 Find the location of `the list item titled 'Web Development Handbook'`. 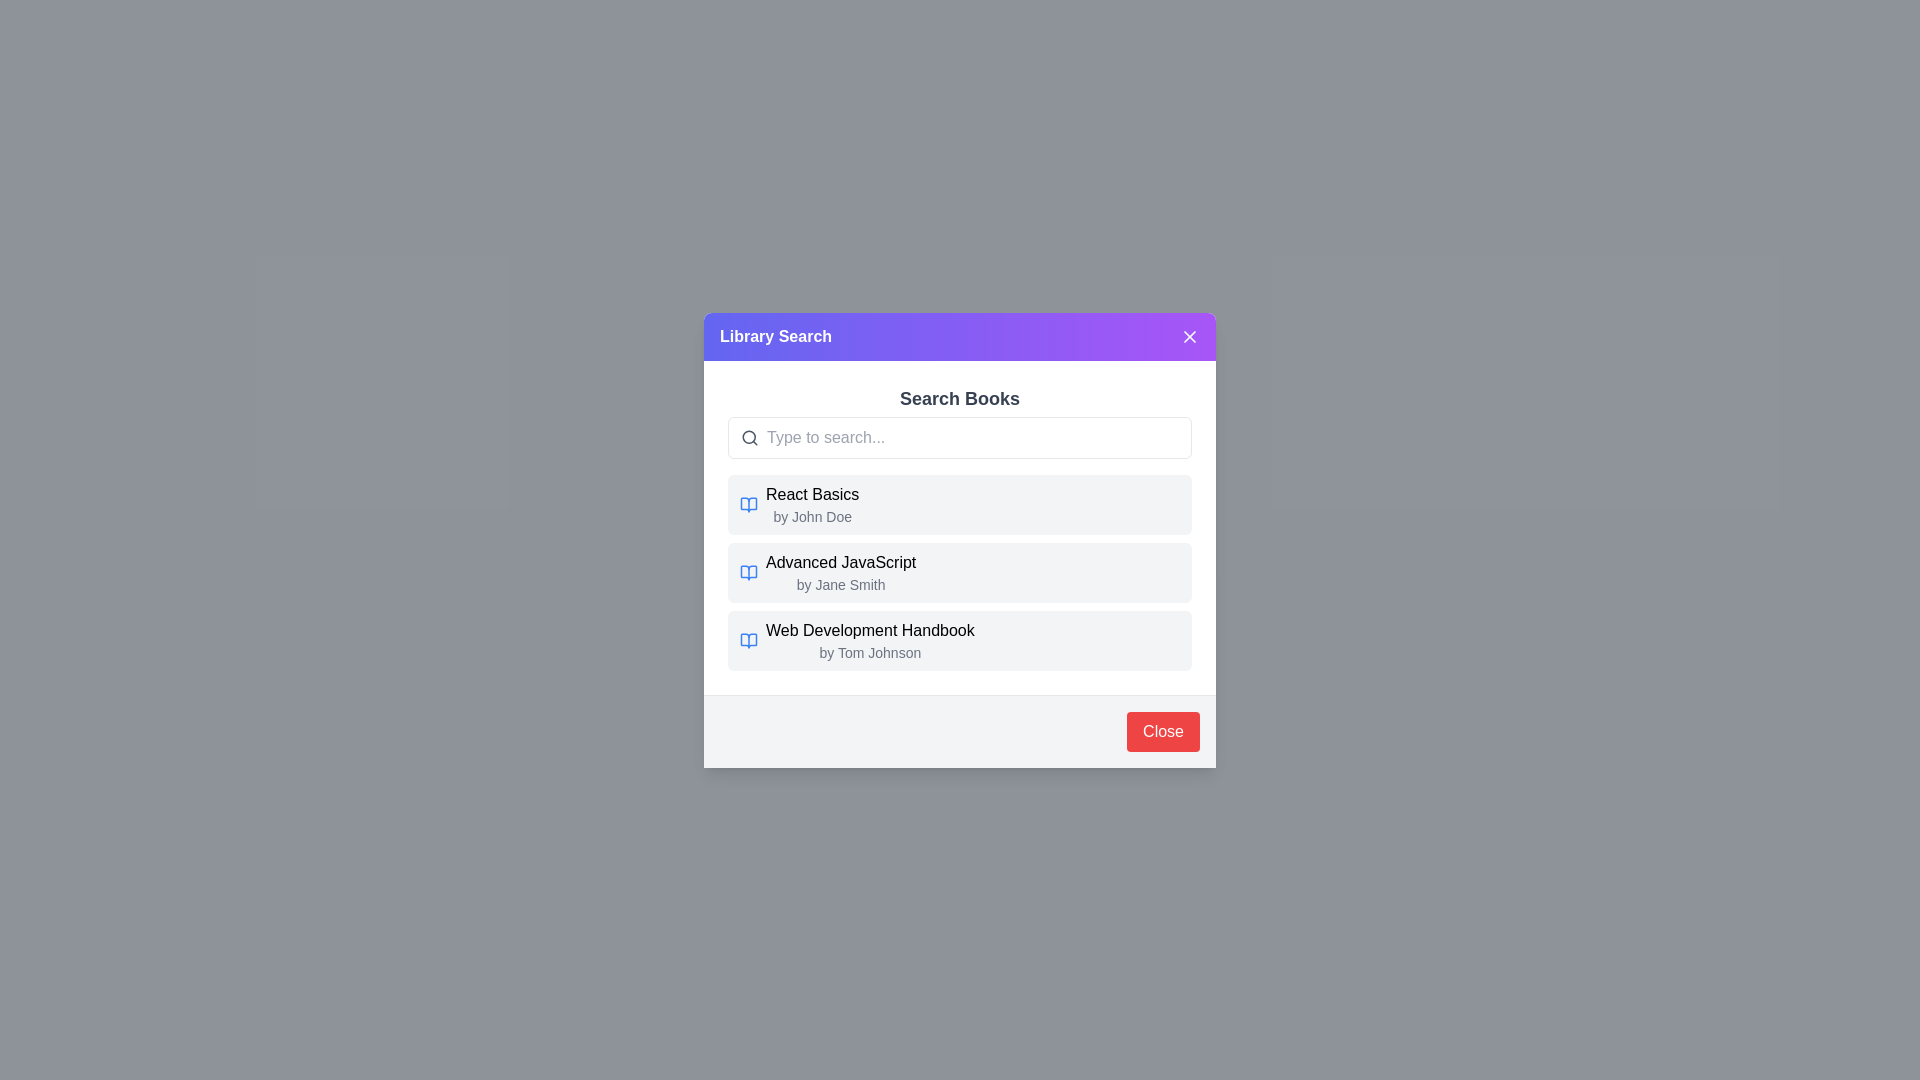

the list item titled 'Web Development Handbook' is located at coordinates (960, 640).